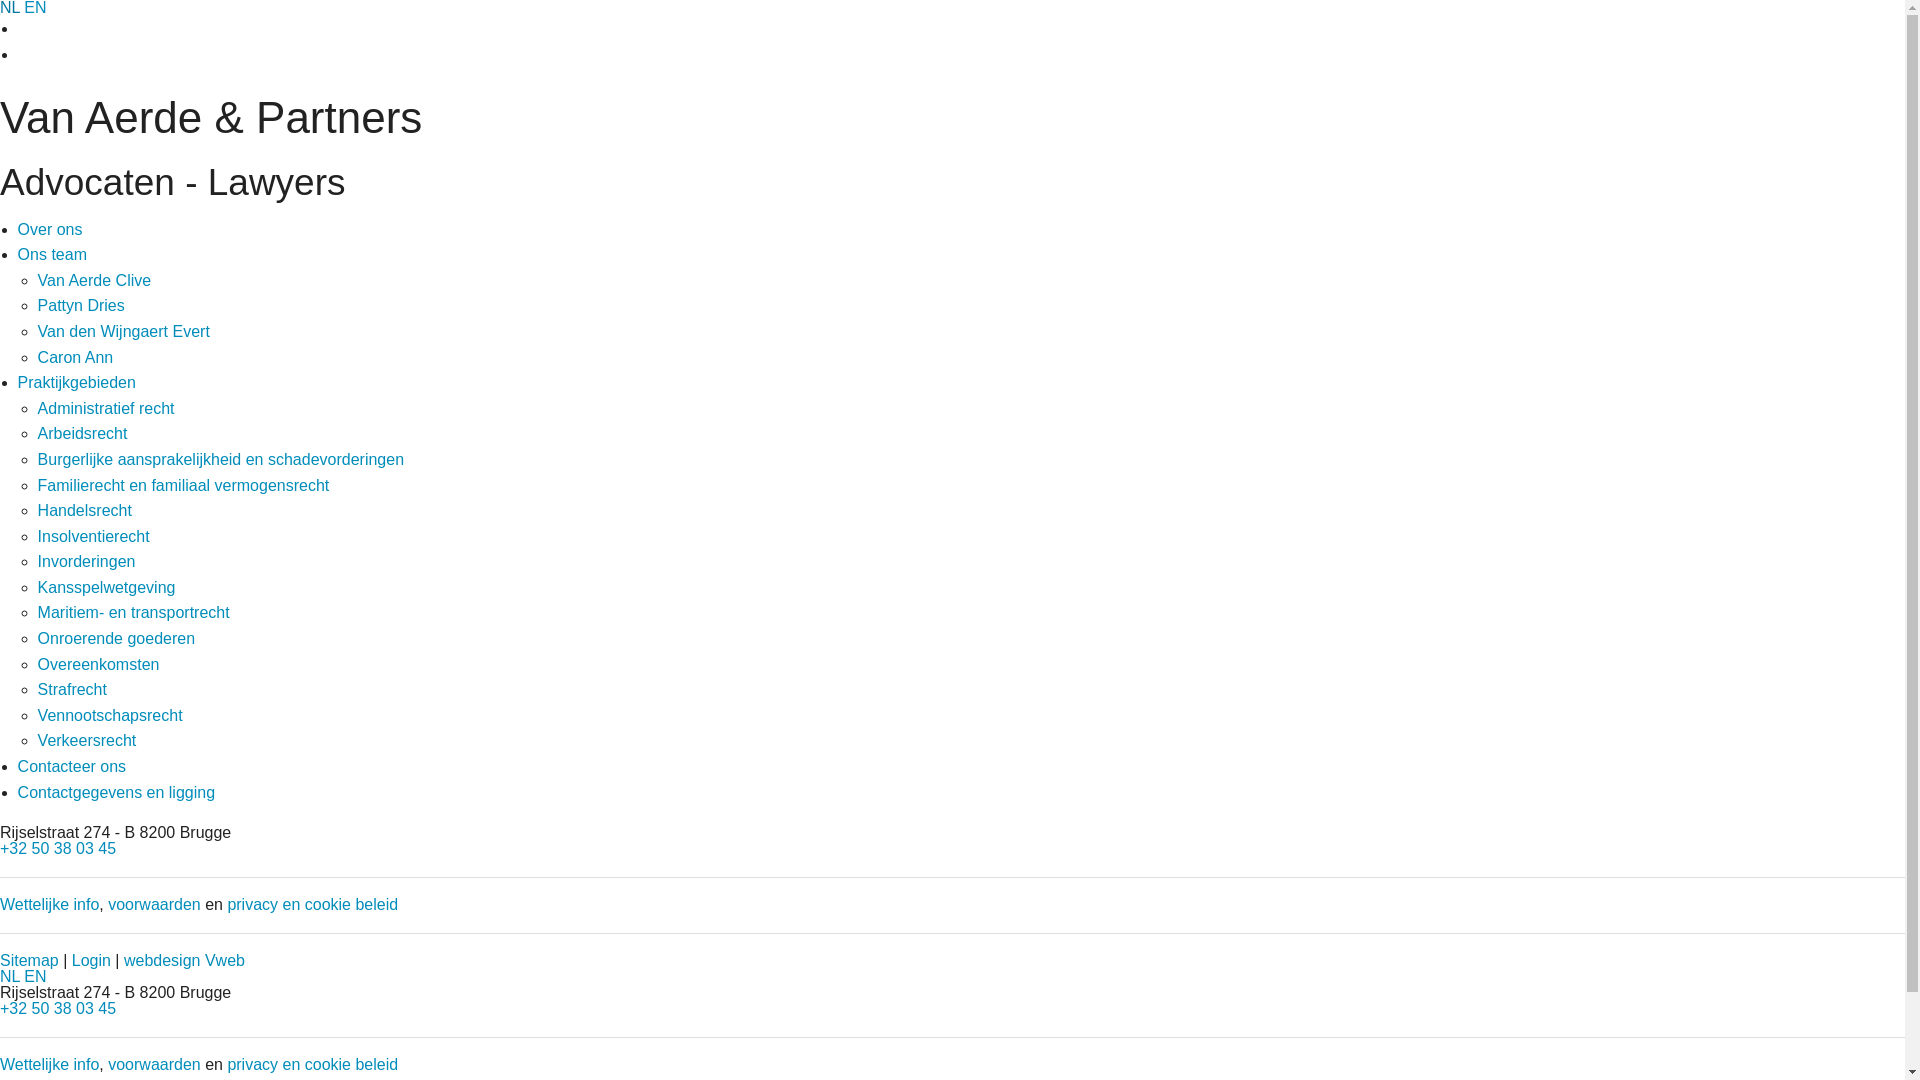 The image size is (1920, 1080). I want to click on 'Overeenkomsten', so click(98, 664).